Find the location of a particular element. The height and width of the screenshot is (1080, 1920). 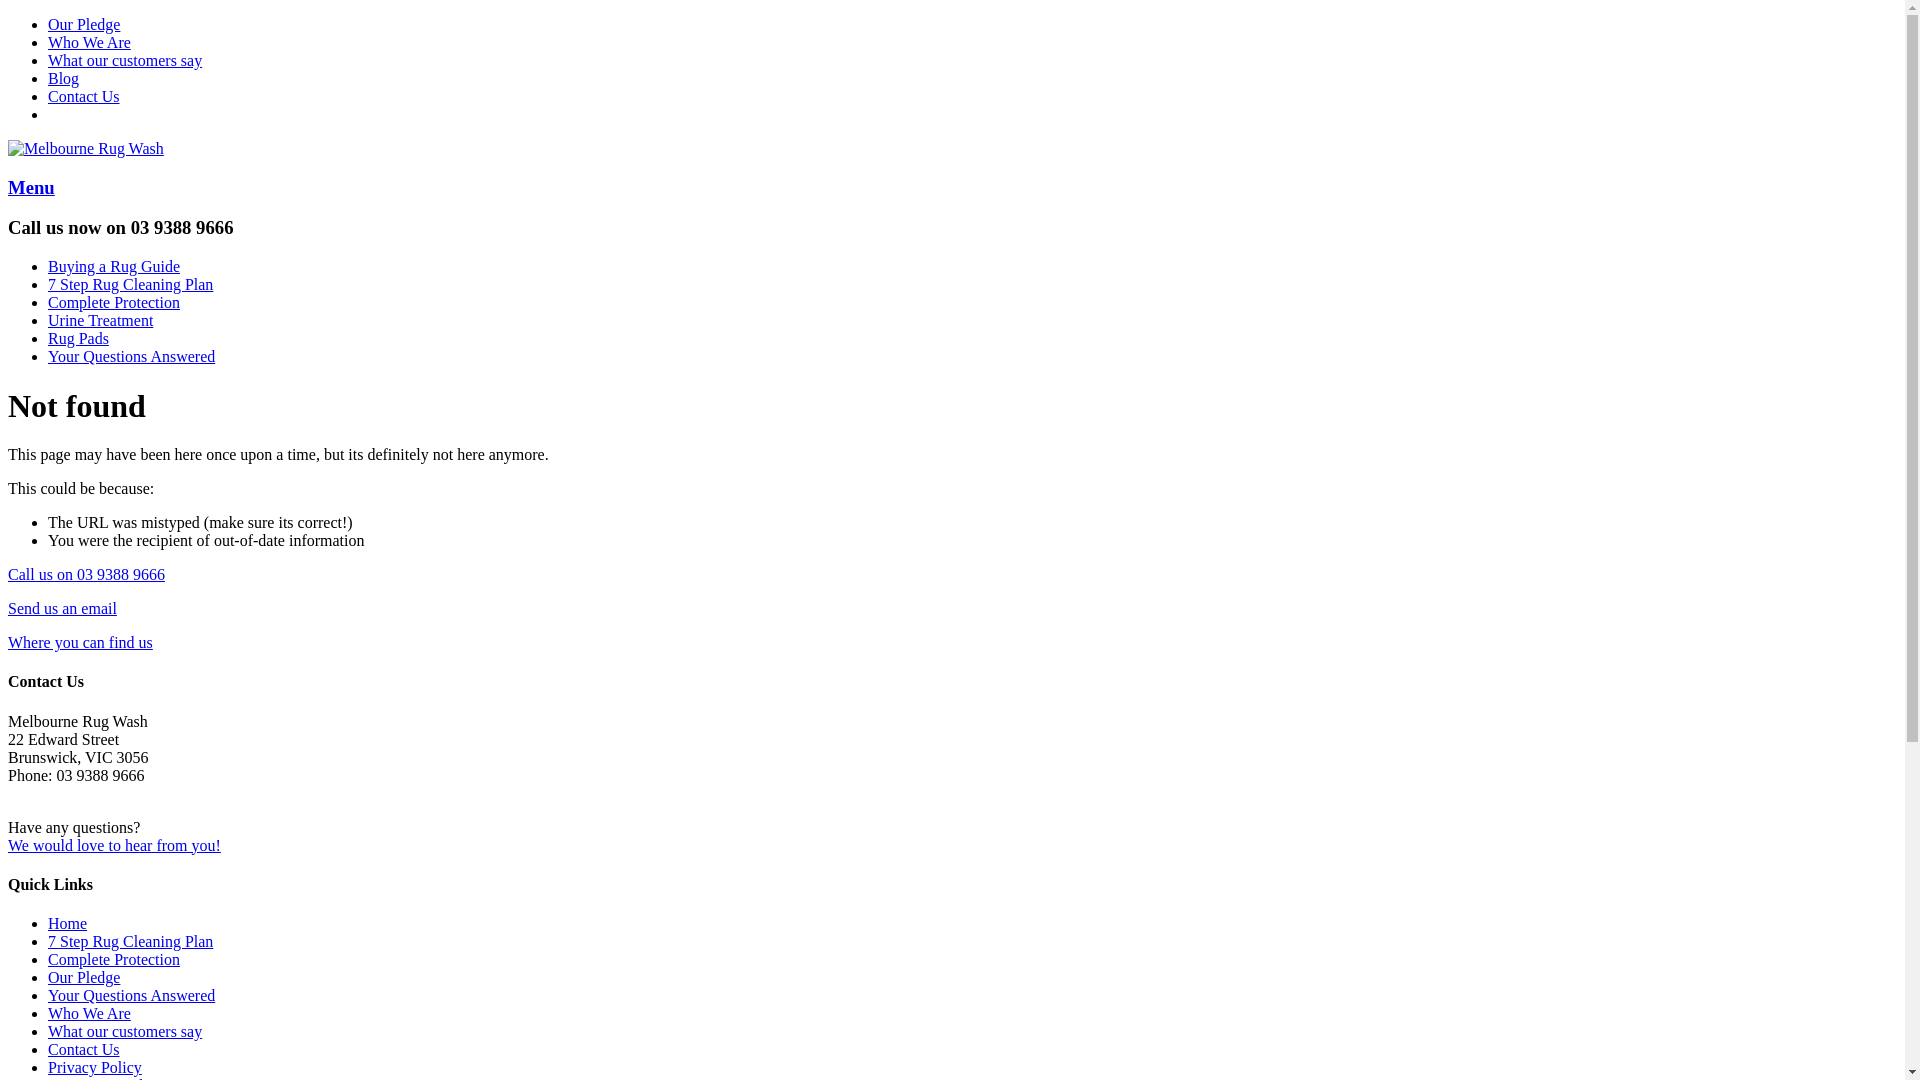

'Rug Pads' is located at coordinates (78, 337).